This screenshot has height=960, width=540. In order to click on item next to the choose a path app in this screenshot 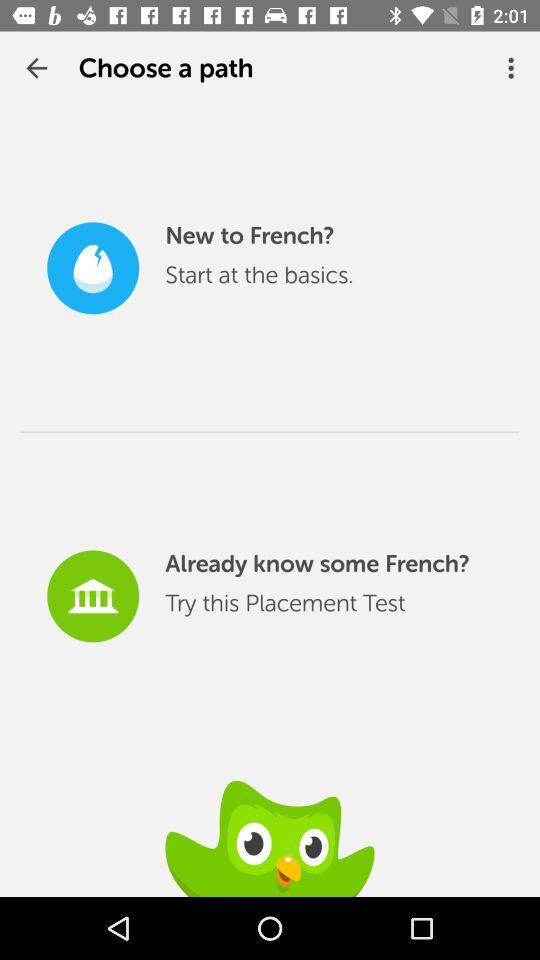, I will do `click(36, 68)`.